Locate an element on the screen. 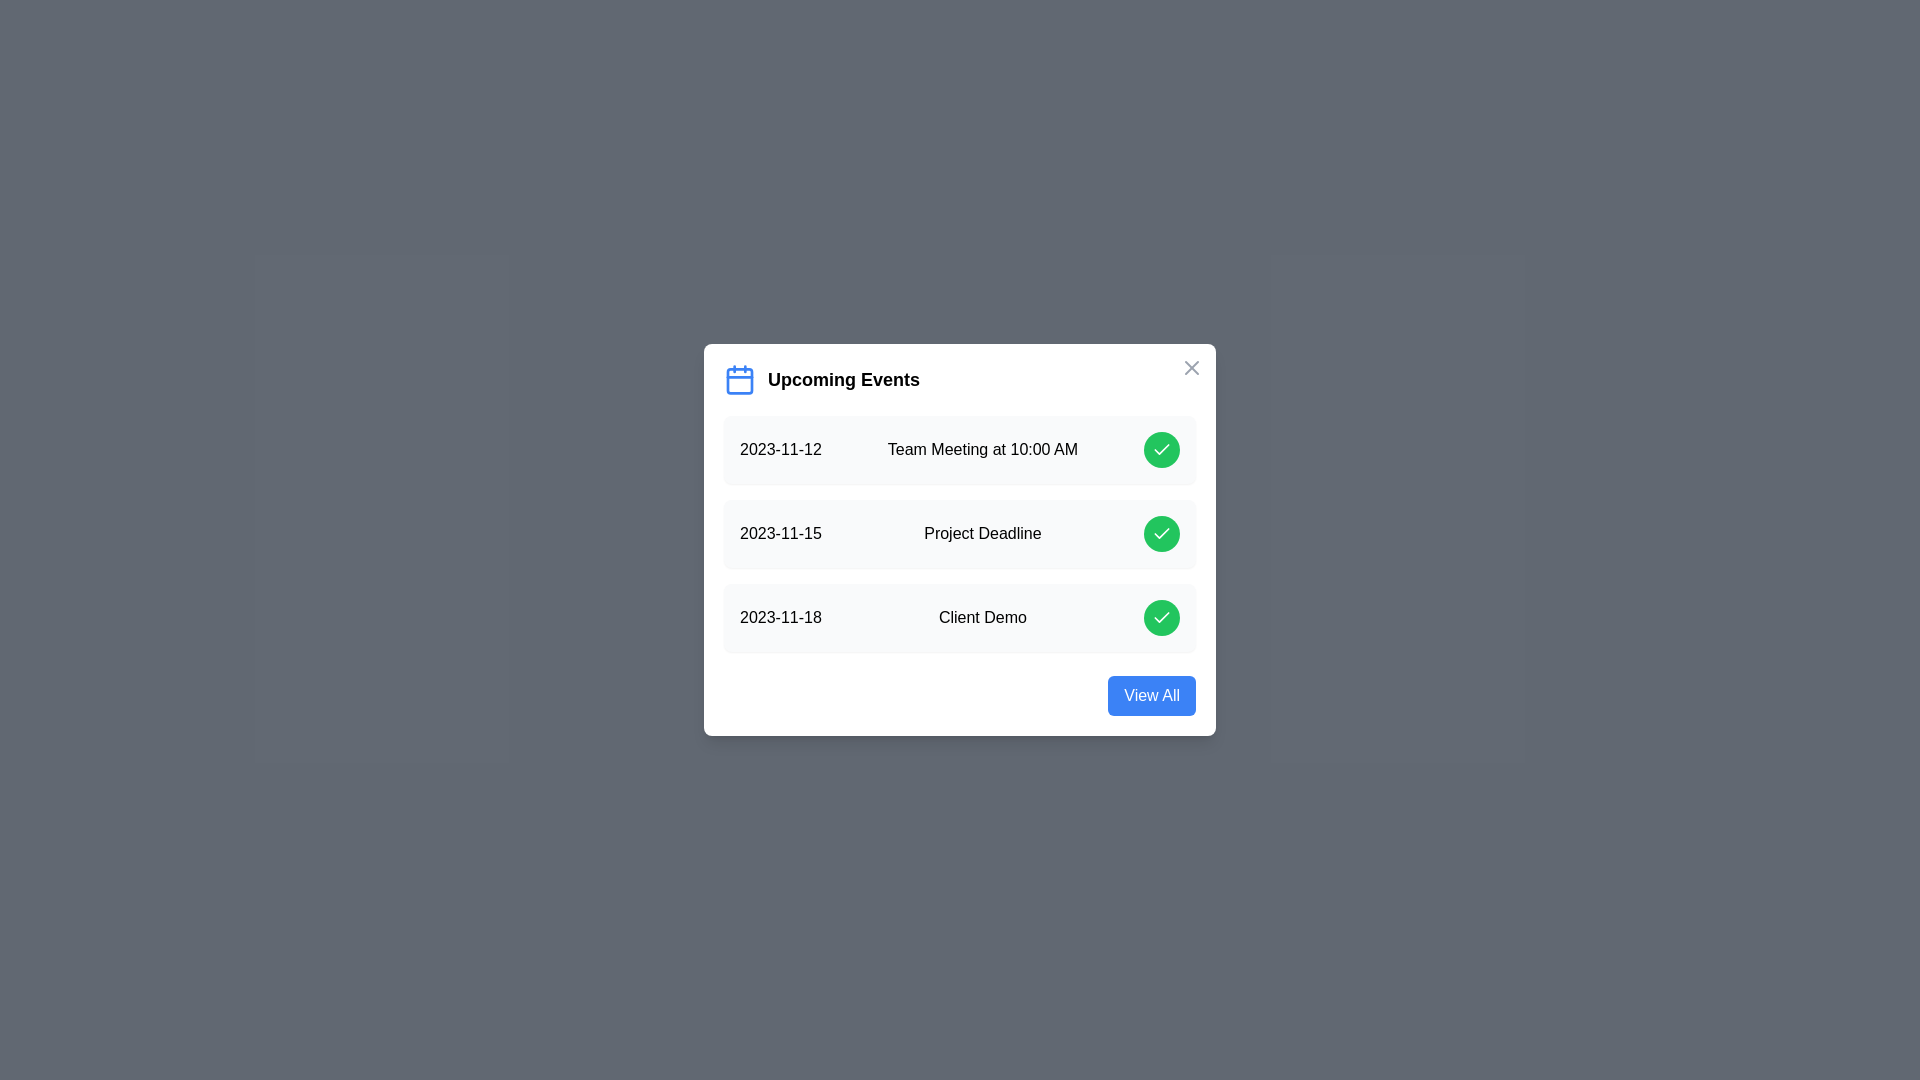  the close button in the top-right corner of the dialog is located at coordinates (1191, 367).